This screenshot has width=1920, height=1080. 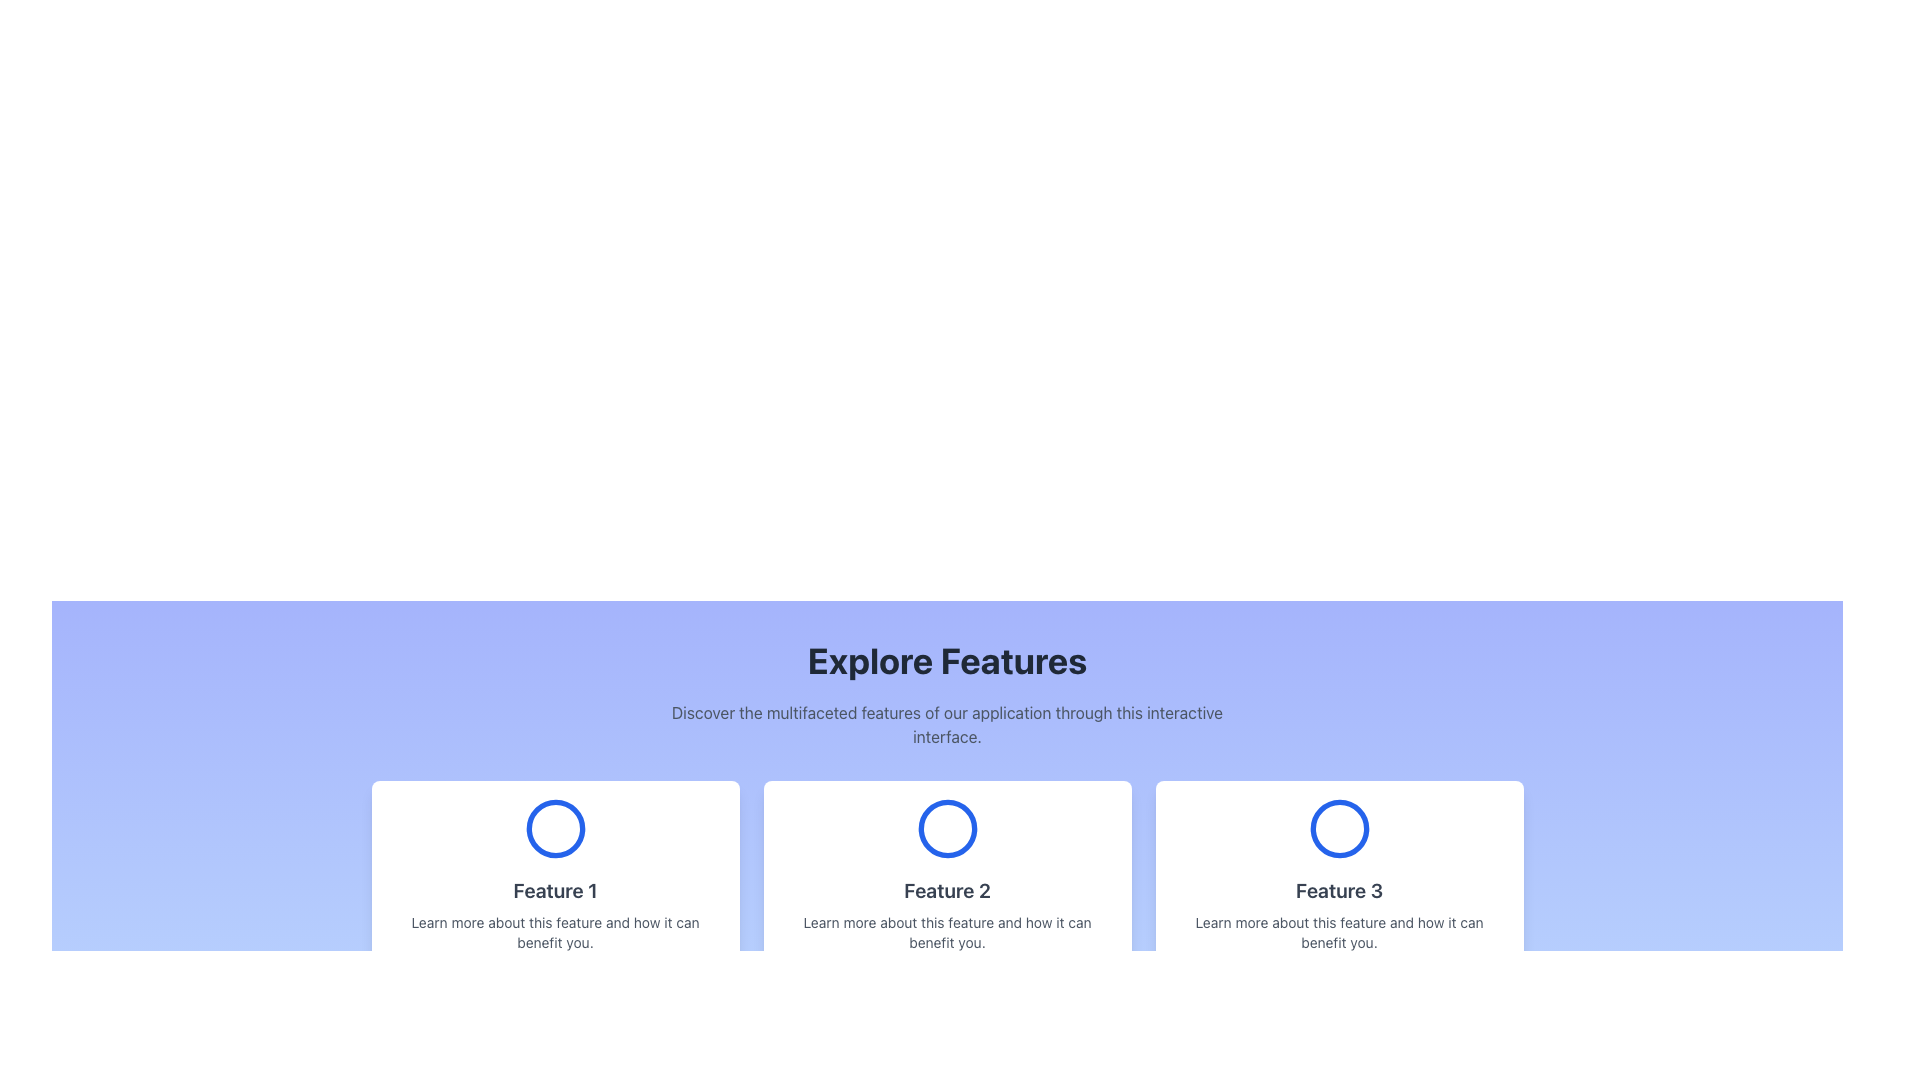 What do you see at coordinates (946, 725) in the screenshot?
I see `the explanatory text content located beneath the 'Explore Features' heading, which serves to provide context about the interactive features below` at bounding box center [946, 725].